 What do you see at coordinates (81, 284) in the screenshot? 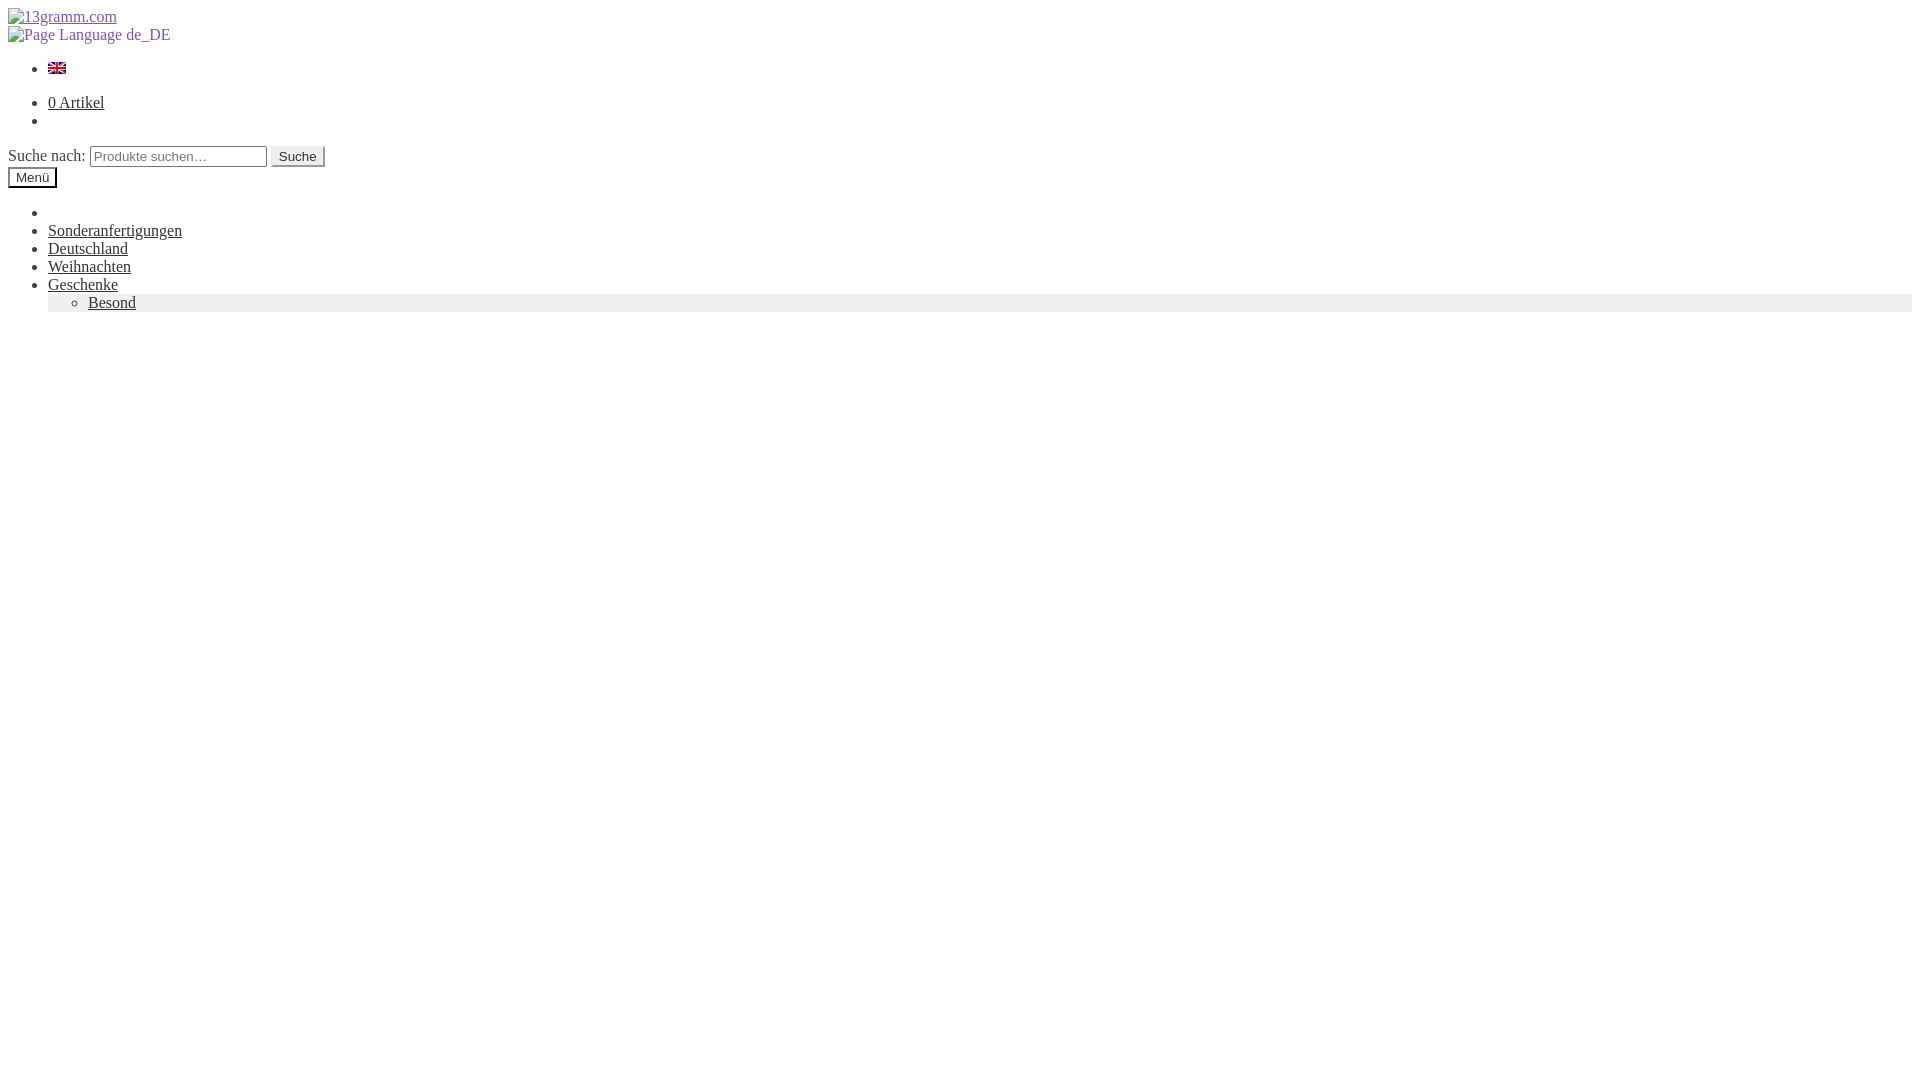
I see `'Geschenke'` at bounding box center [81, 284].